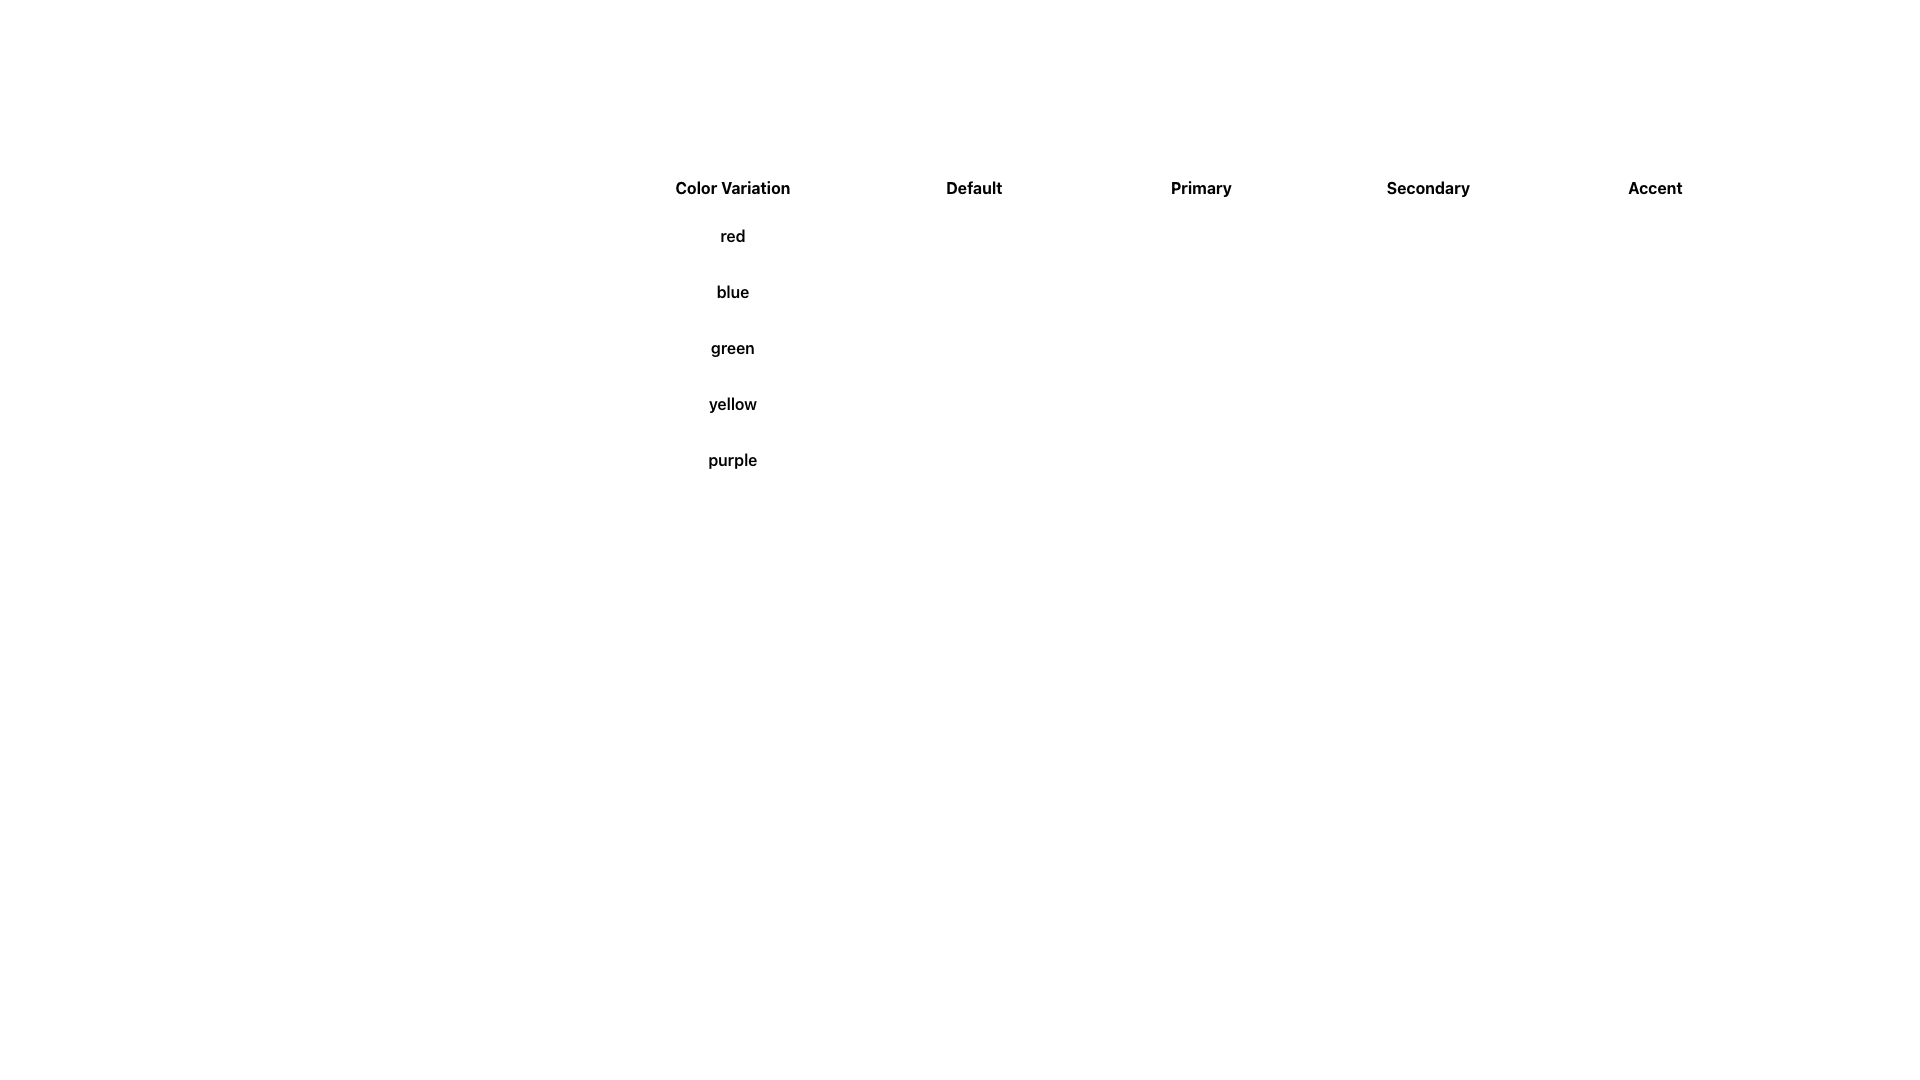  What do you see at coordinates (974, 188) in the screenshot?
I see `the informational header label indicating the category or state named 'Default'` at bounding box center [974, 188].